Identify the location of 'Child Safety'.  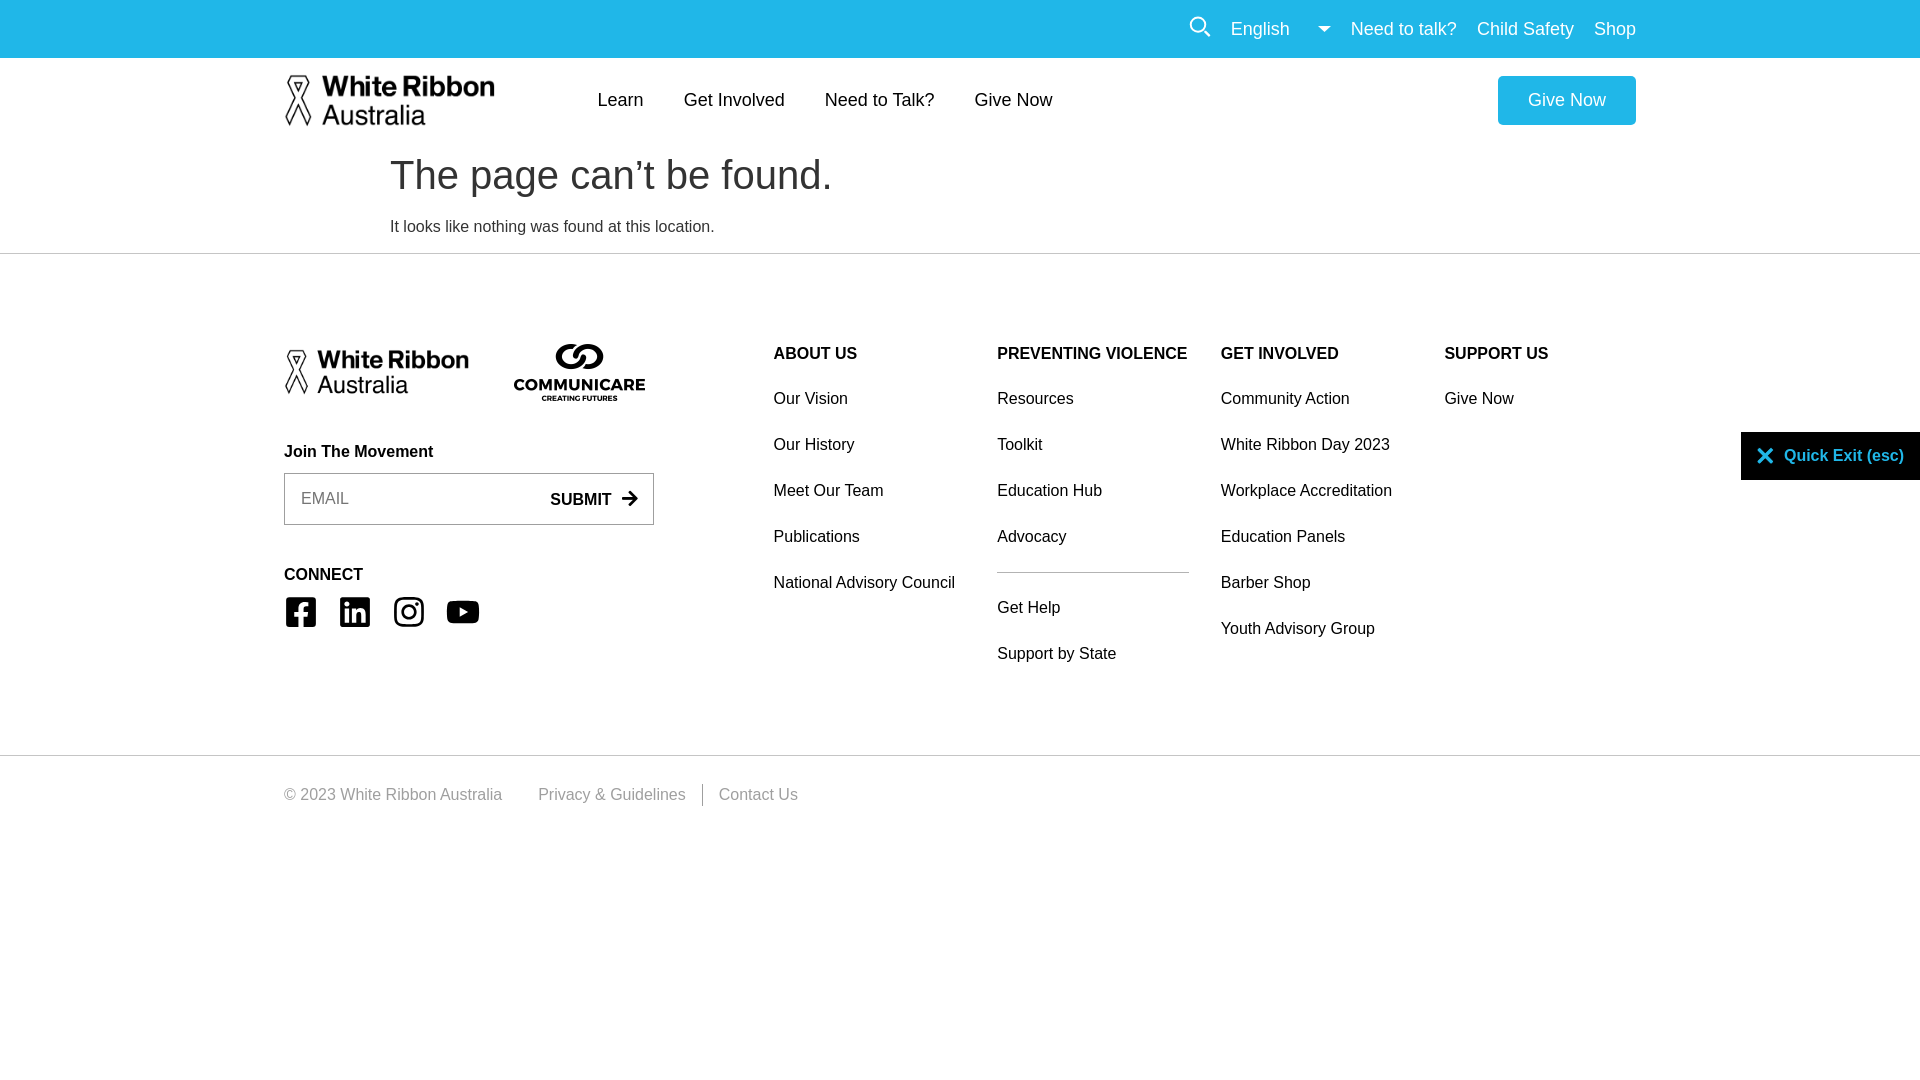
(1477, 28).